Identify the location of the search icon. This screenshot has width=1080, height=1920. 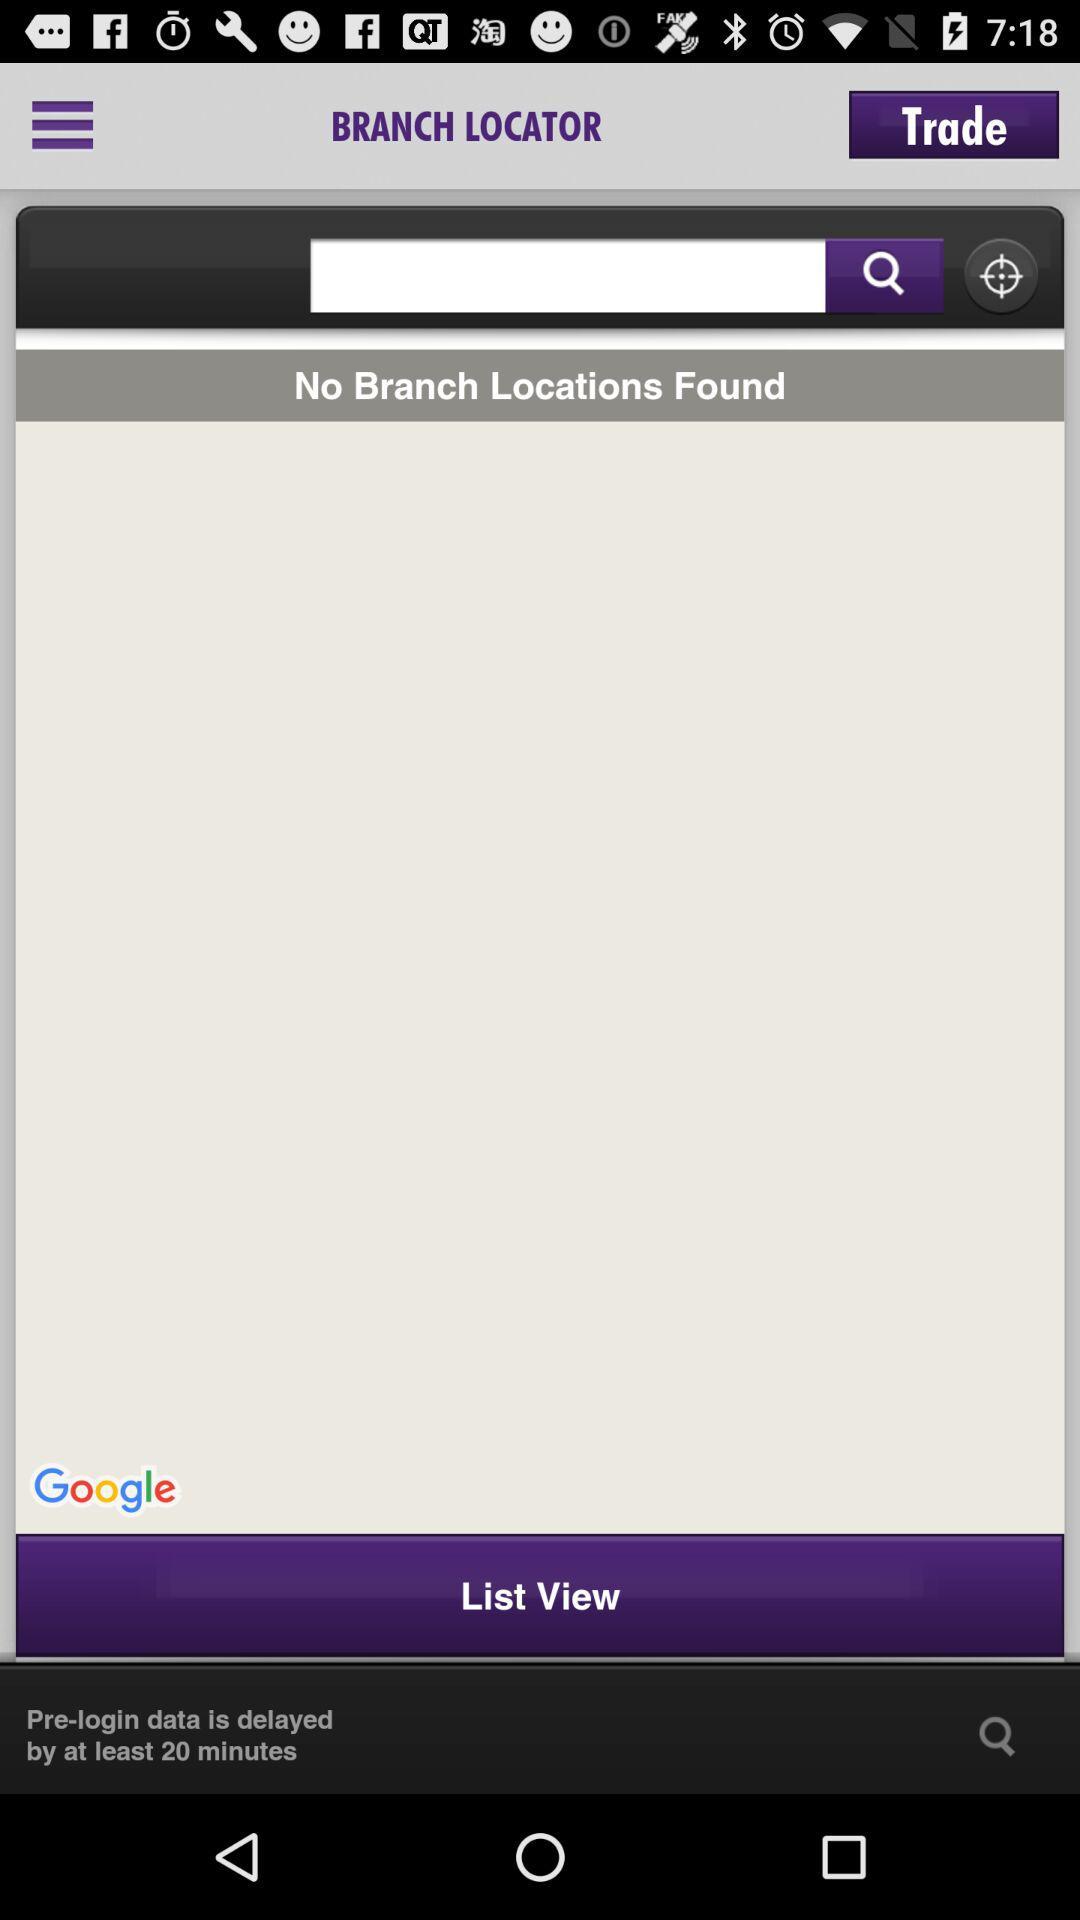
(997, 1856).